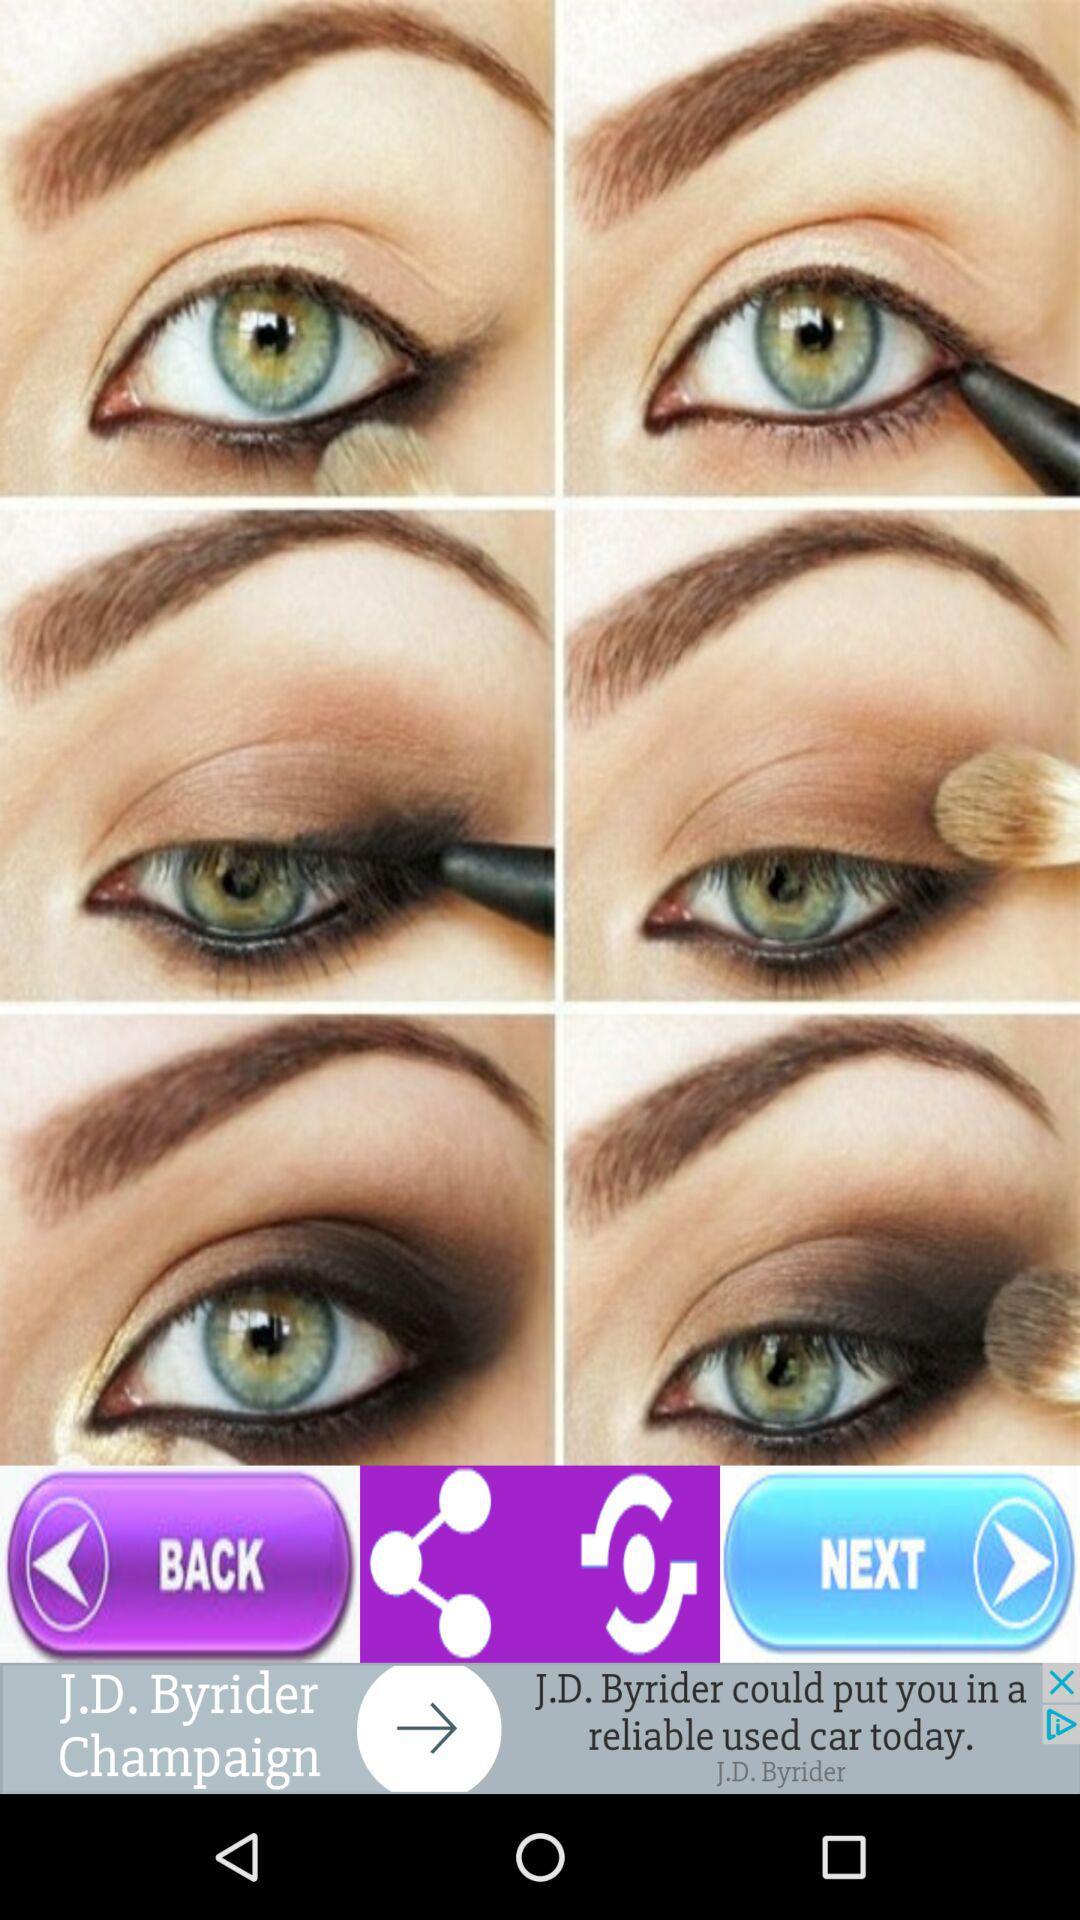 The height and width of the screenshot is (1920, 1080). What do you see at coordinates (540, 1563) in the screenshot?
I see `share` at bounding box center [540, 1563].